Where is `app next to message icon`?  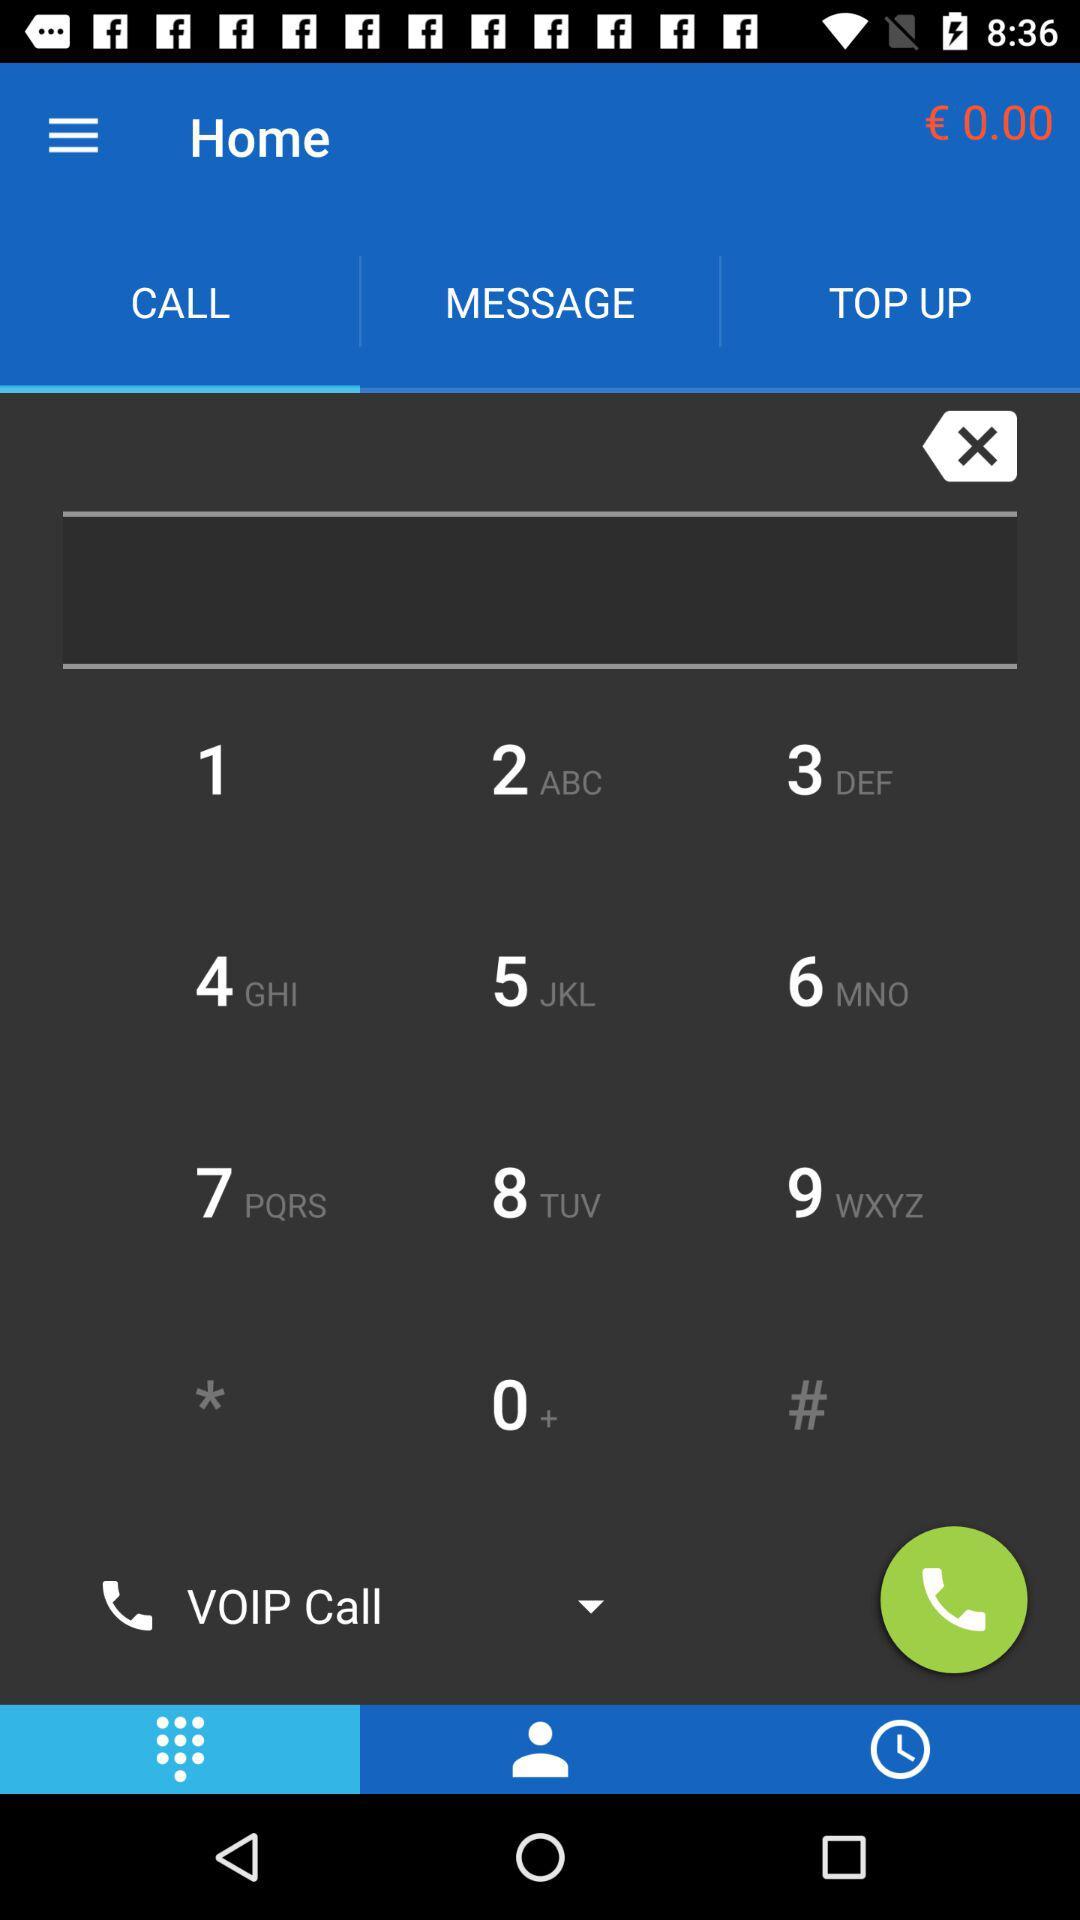
app next to message icon is located at coordinates (898, 300).